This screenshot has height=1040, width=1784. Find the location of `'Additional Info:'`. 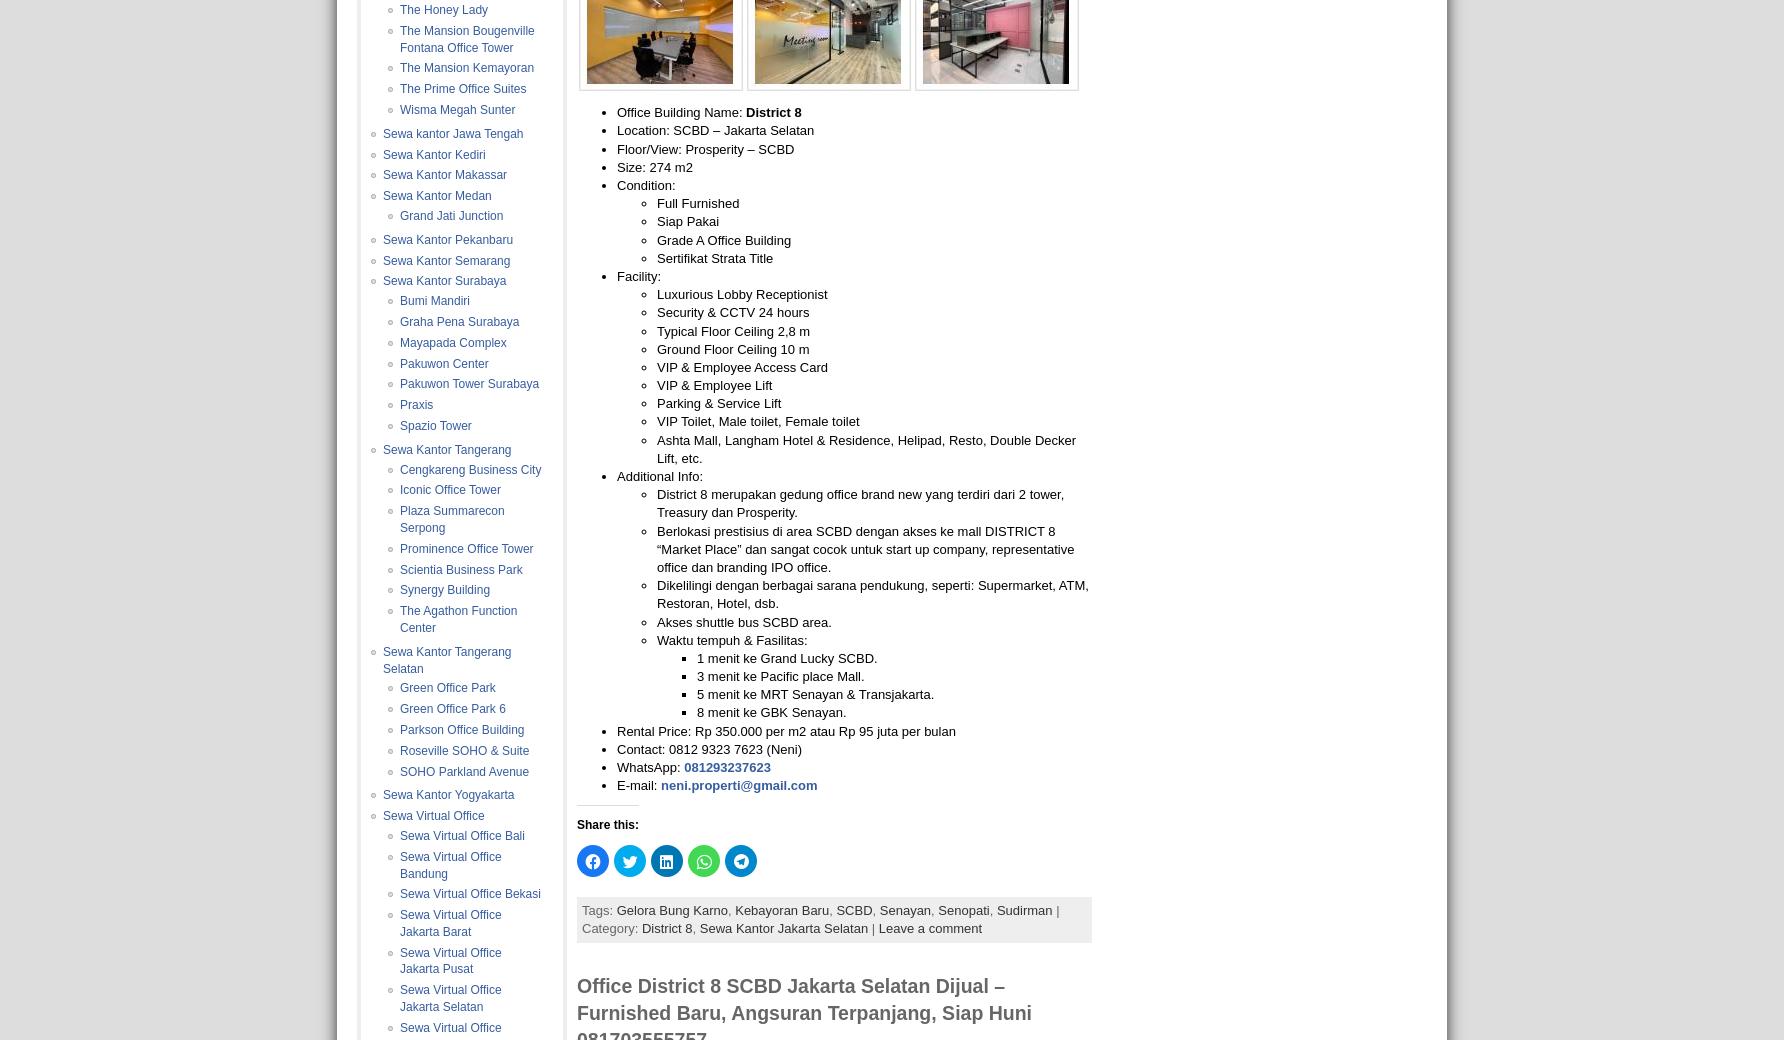

'Additional Info:' is located at coordinates (616, 476).